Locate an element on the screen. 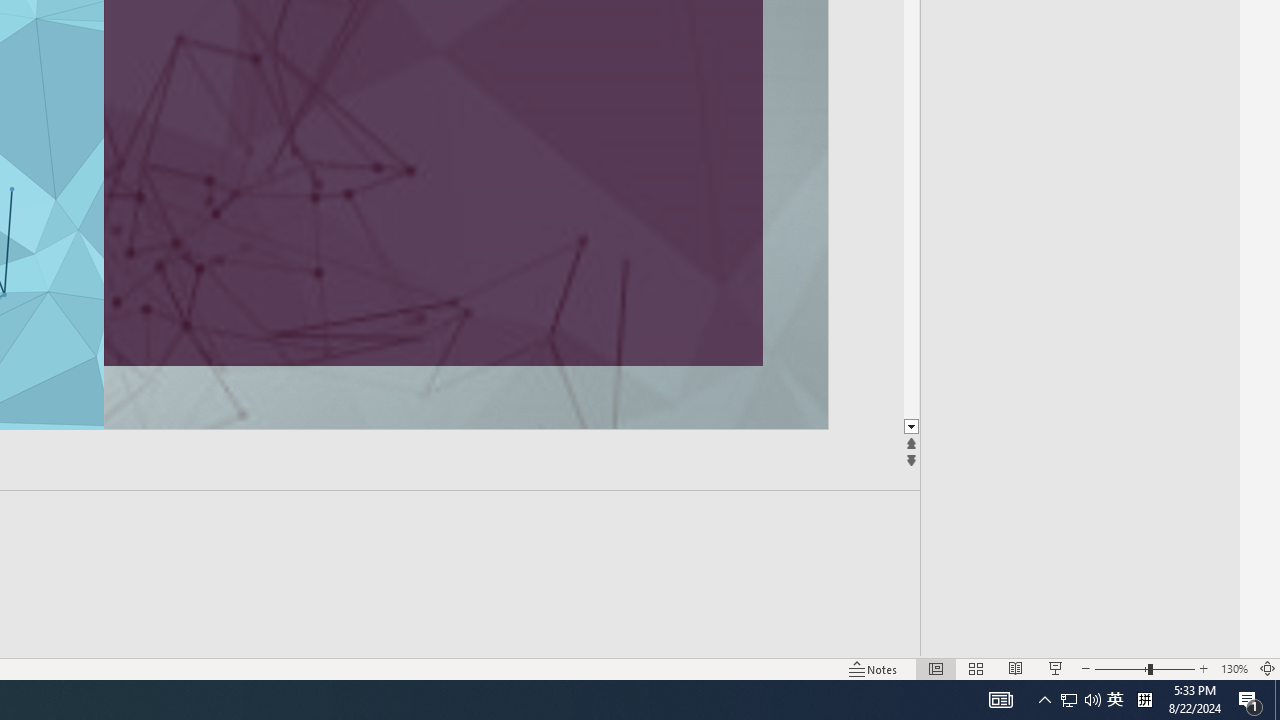  'Zoom 130%' is located at coordinates (1233, 669).